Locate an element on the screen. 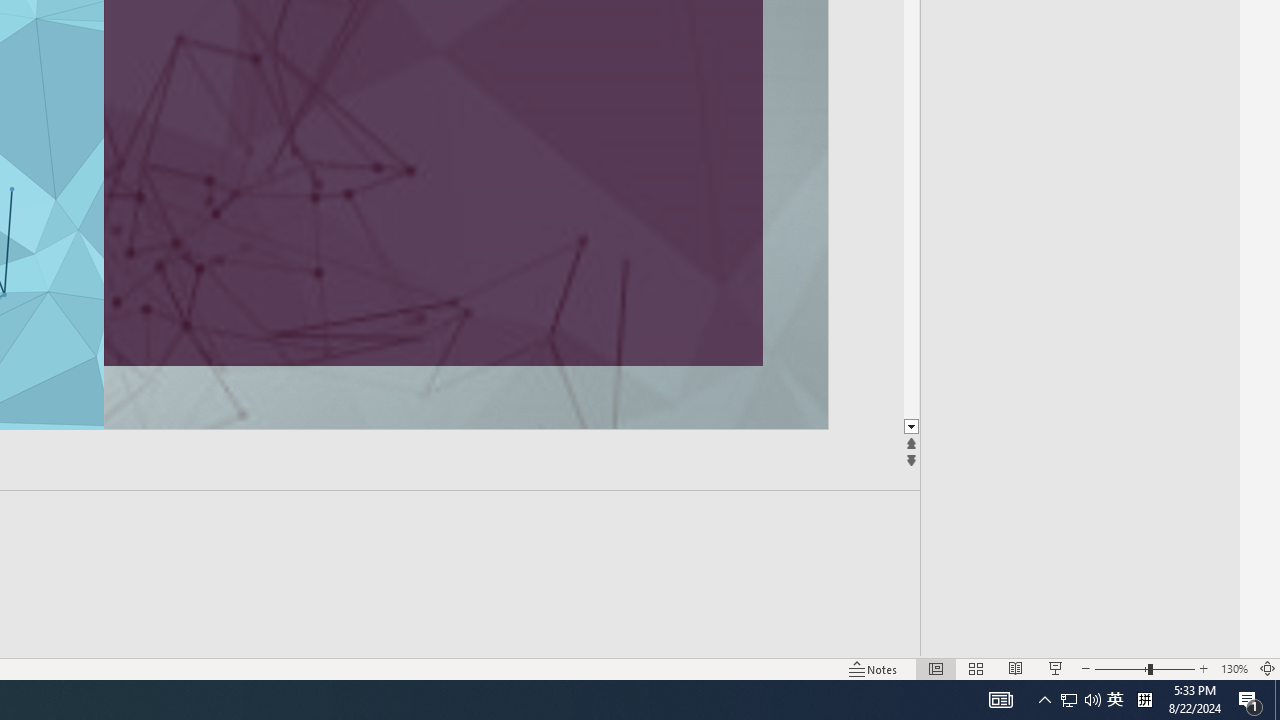  'Zoom 130%' is located at coordinates (1233, 669).